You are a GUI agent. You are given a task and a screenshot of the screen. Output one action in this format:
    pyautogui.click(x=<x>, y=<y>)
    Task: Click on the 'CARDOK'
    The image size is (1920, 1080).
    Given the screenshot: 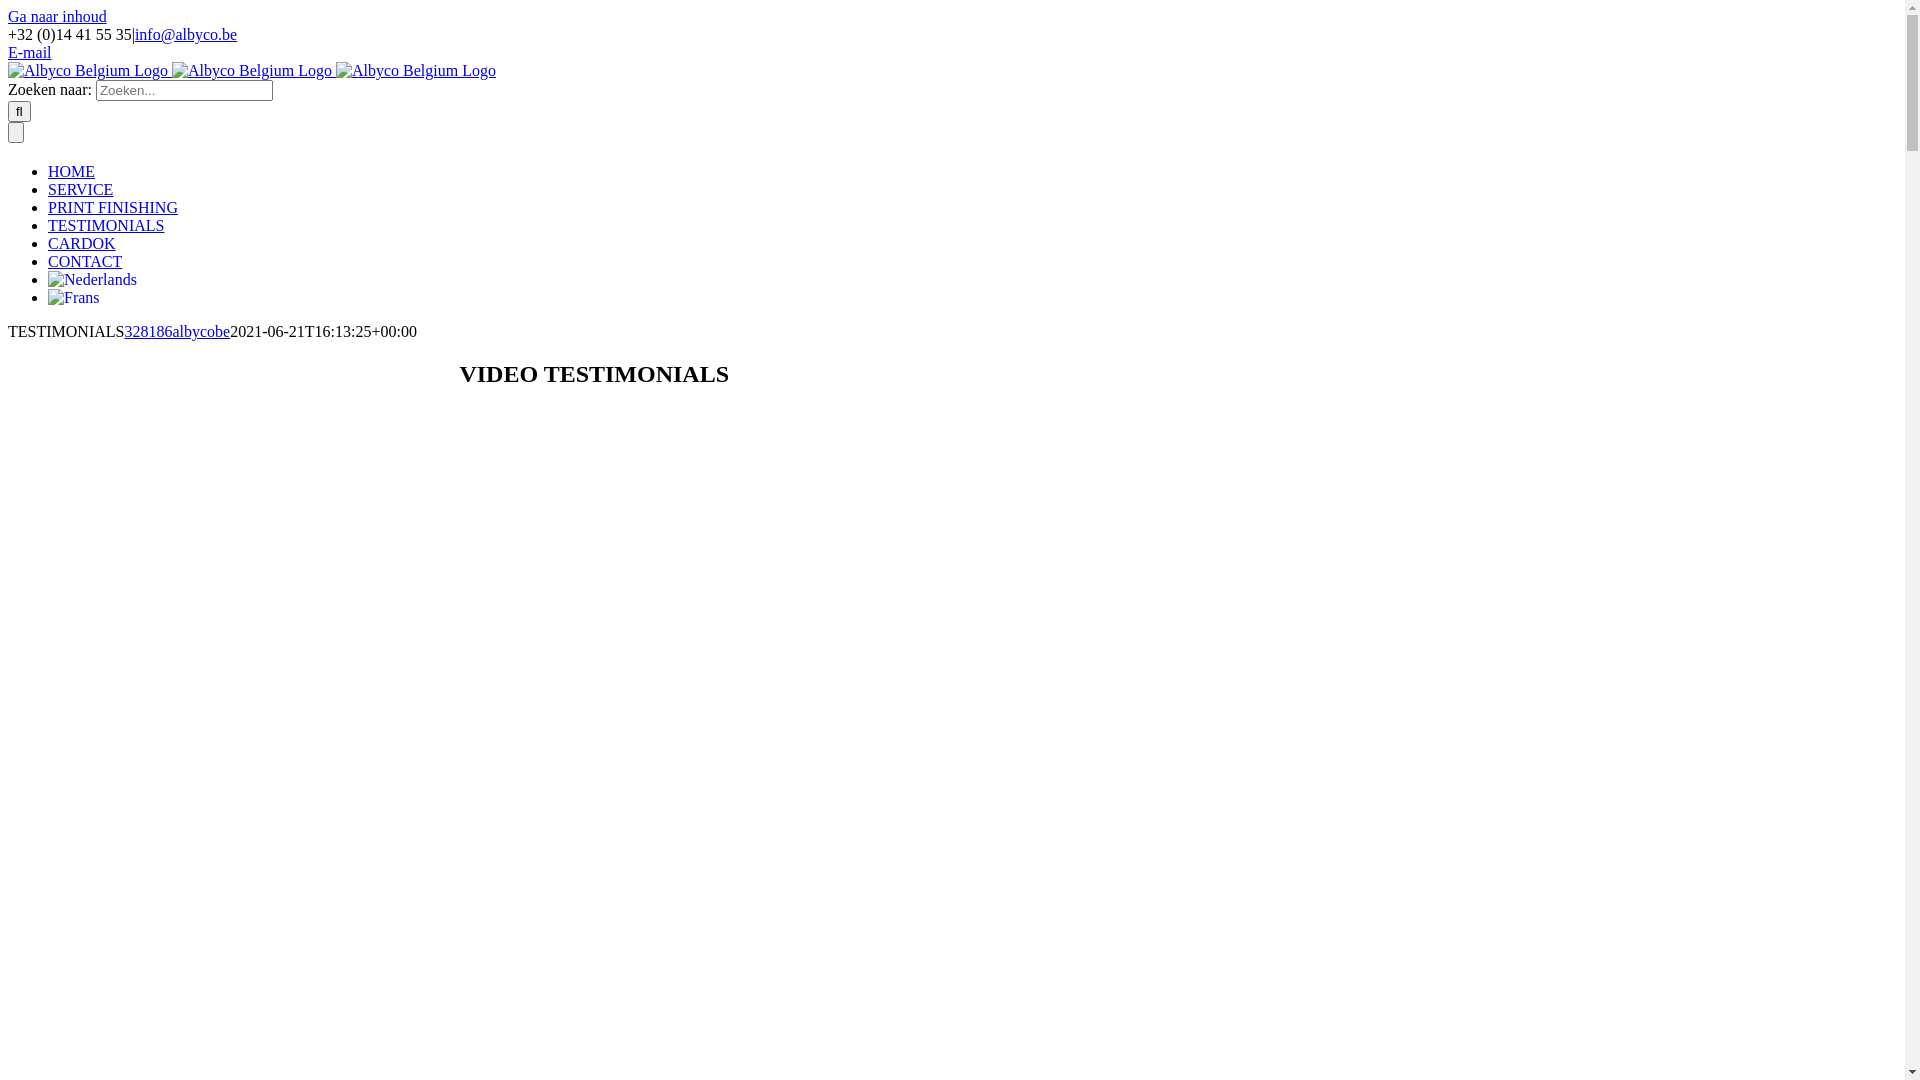 What is the action you would take?
    pyautogui.click(x=80, y=242)
    